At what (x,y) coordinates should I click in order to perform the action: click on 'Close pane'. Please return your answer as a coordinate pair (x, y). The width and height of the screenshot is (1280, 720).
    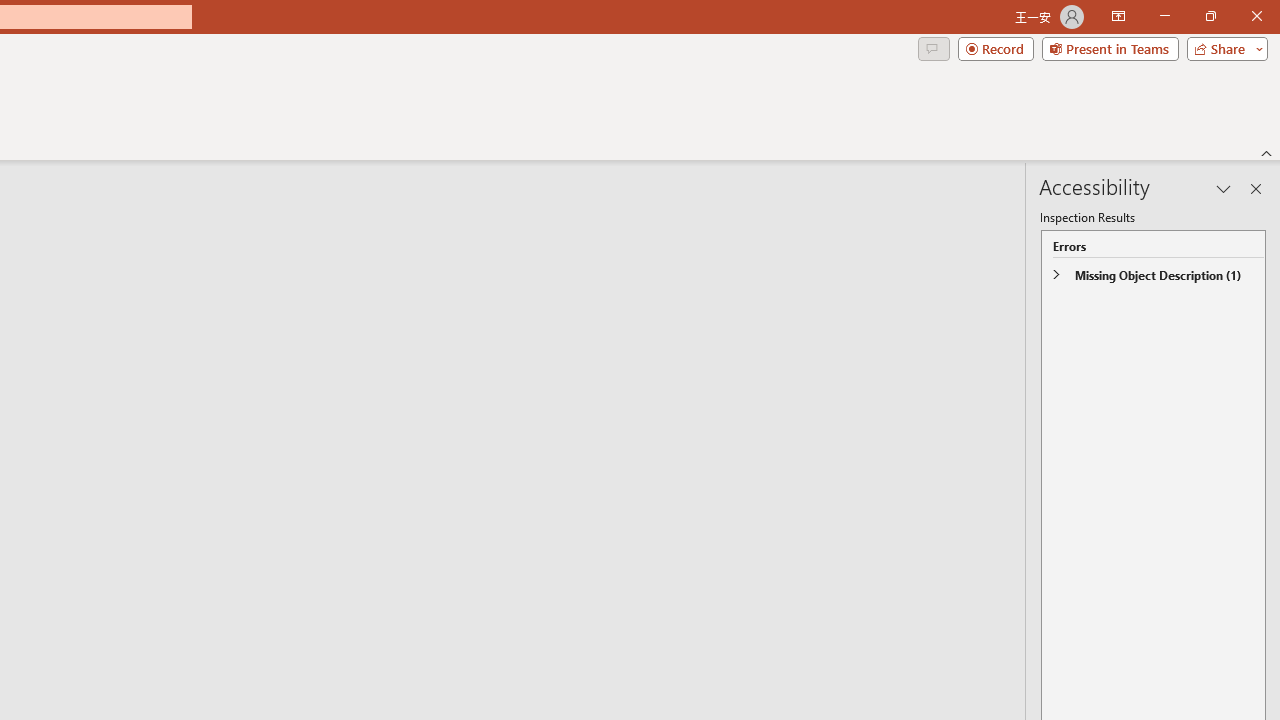
    Looking at the image, I should click on (1255, 189).